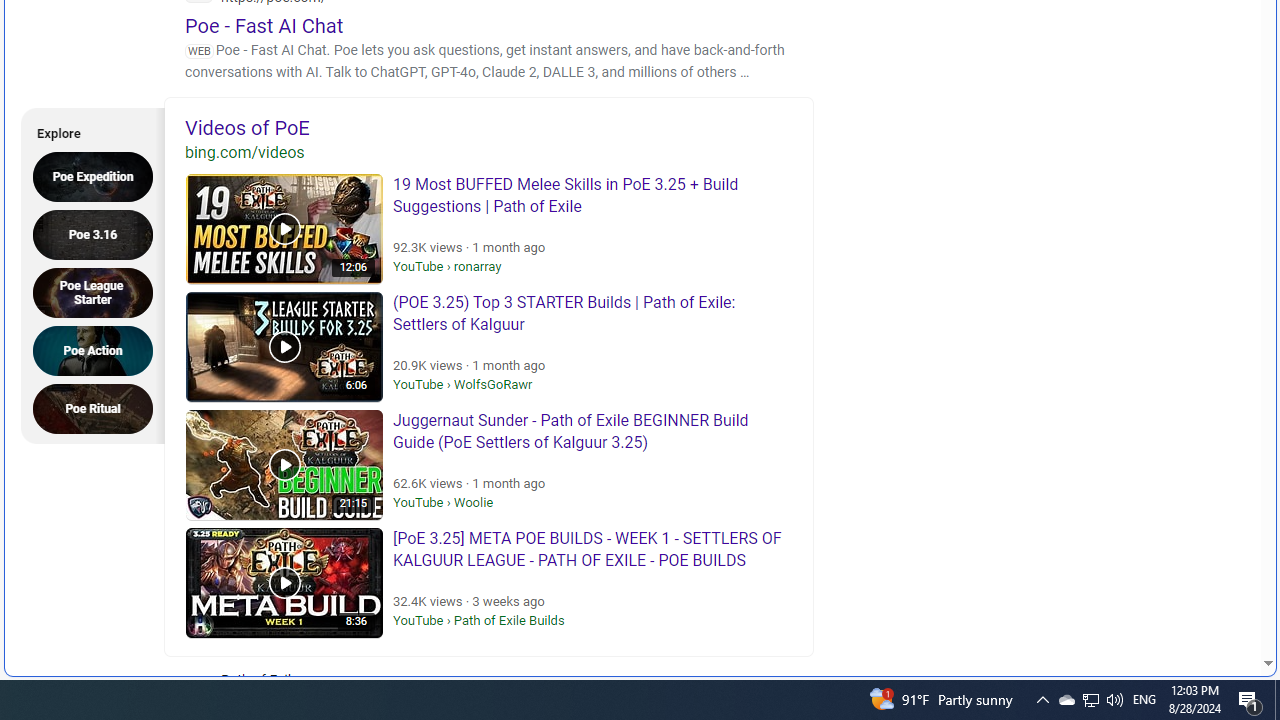  I want to click on 'AutomationID: mfa_root', so click(1192, 602).